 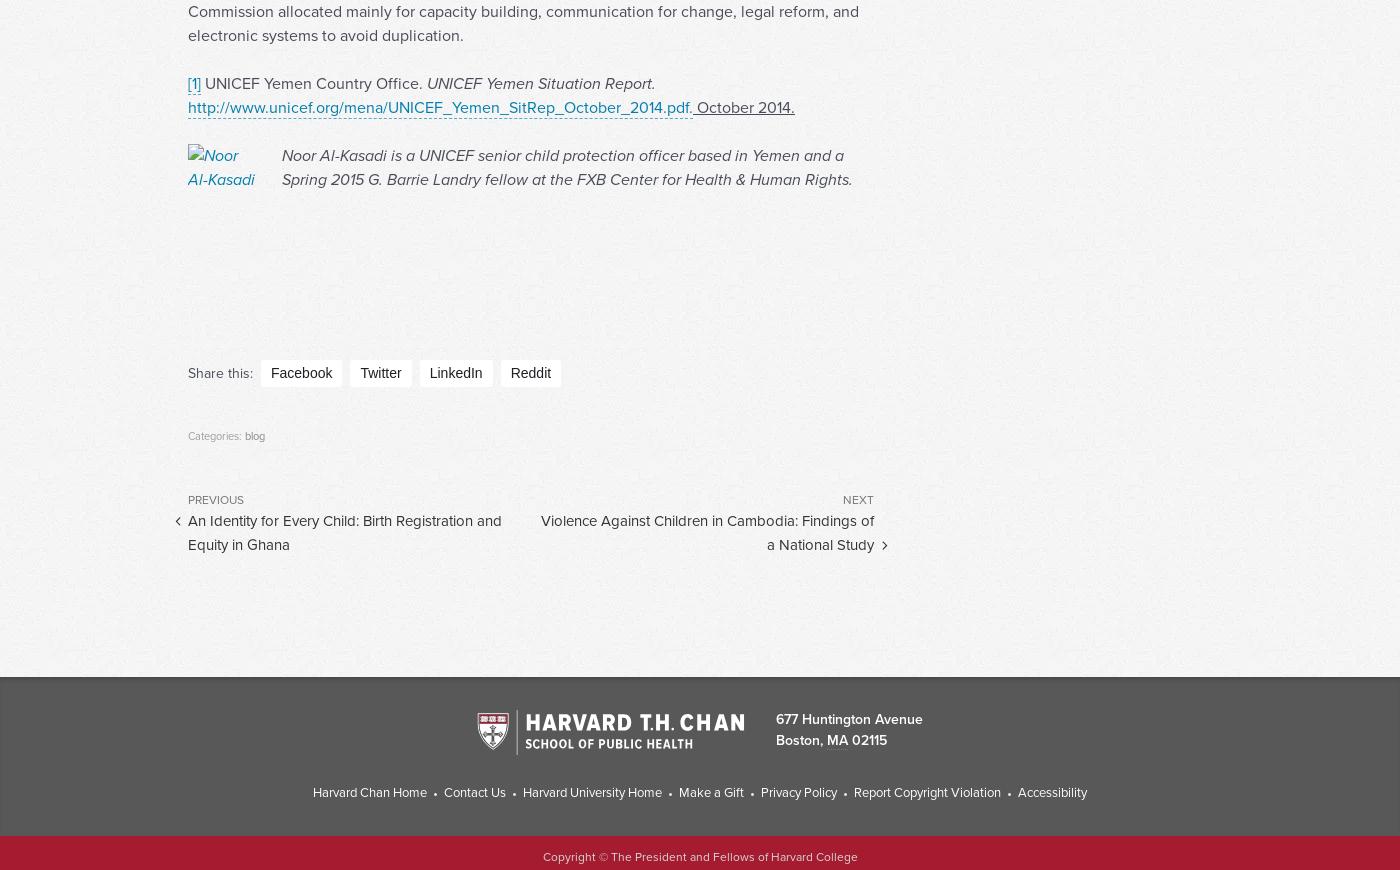 I want to click on 'Accessibility', so click(x=1052, y=831).